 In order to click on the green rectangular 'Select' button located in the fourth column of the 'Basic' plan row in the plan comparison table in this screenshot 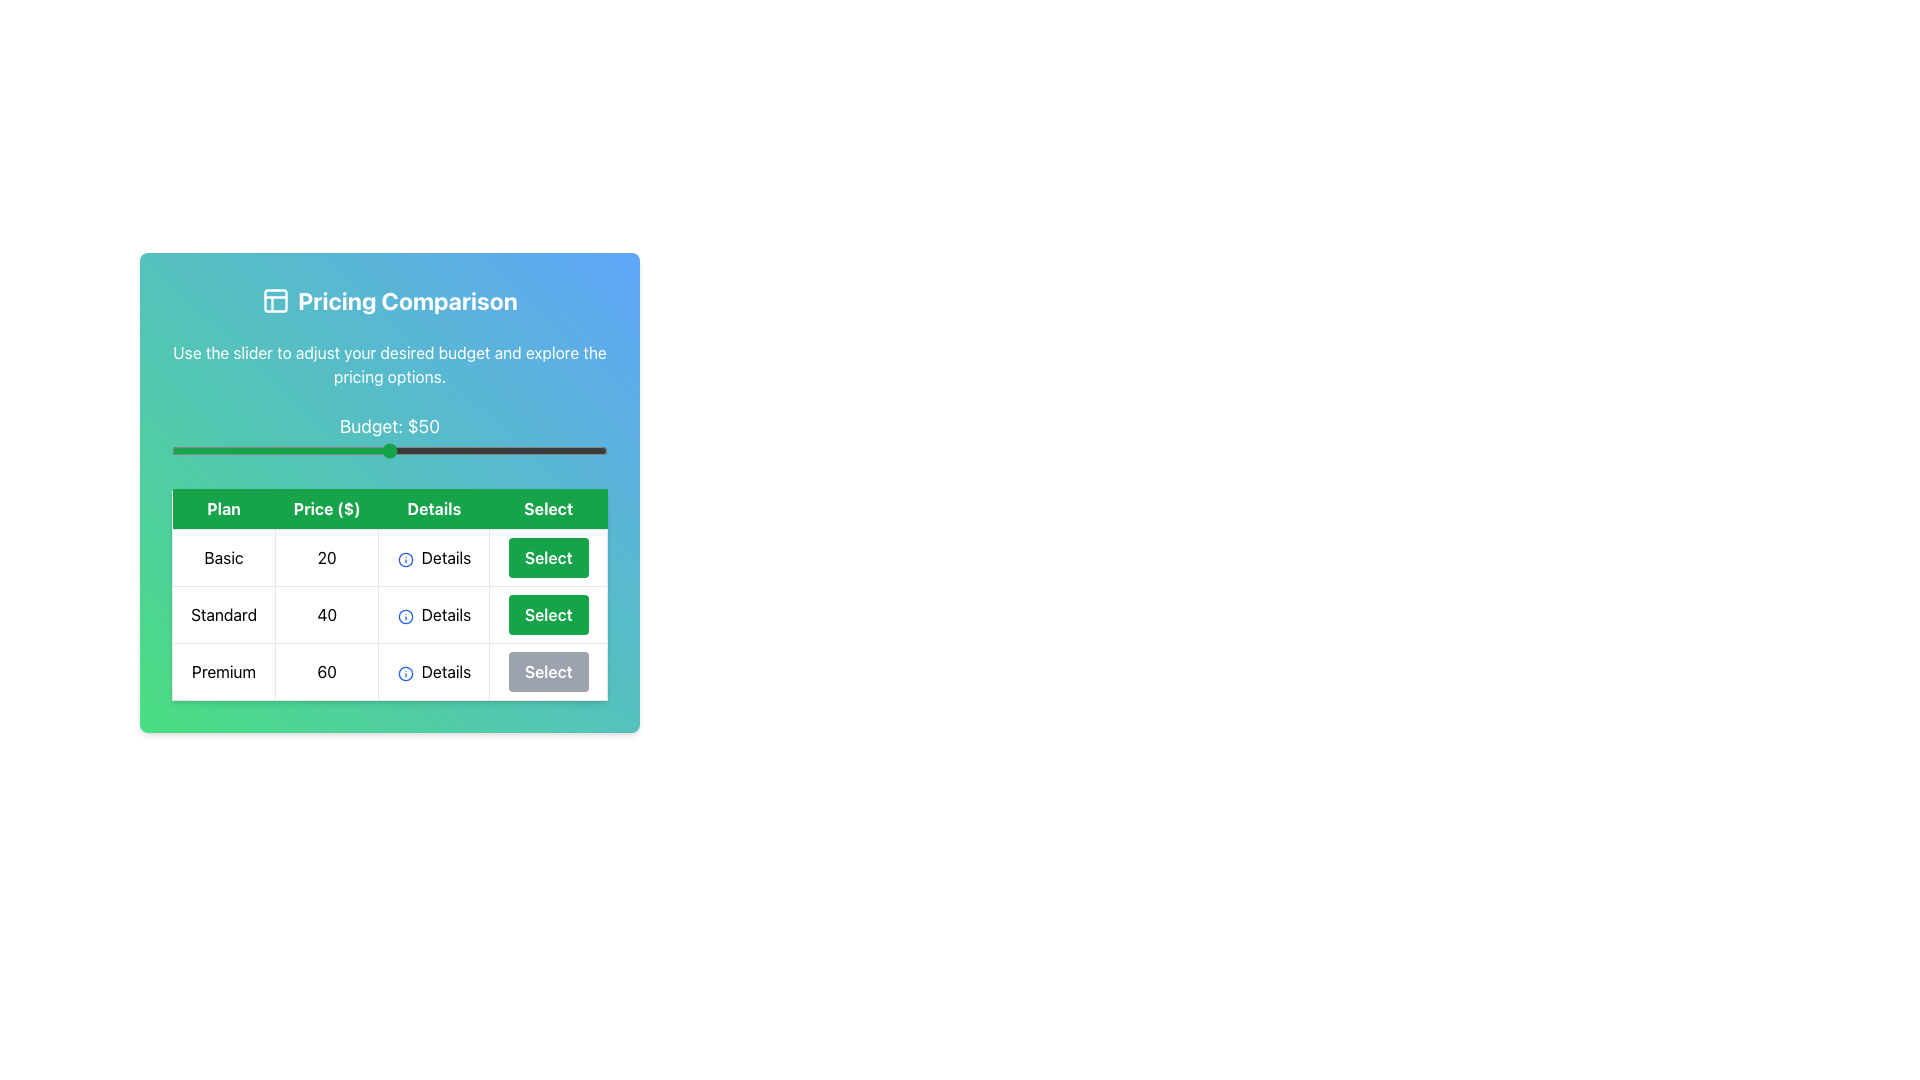, I will do `click(548, 558)`.